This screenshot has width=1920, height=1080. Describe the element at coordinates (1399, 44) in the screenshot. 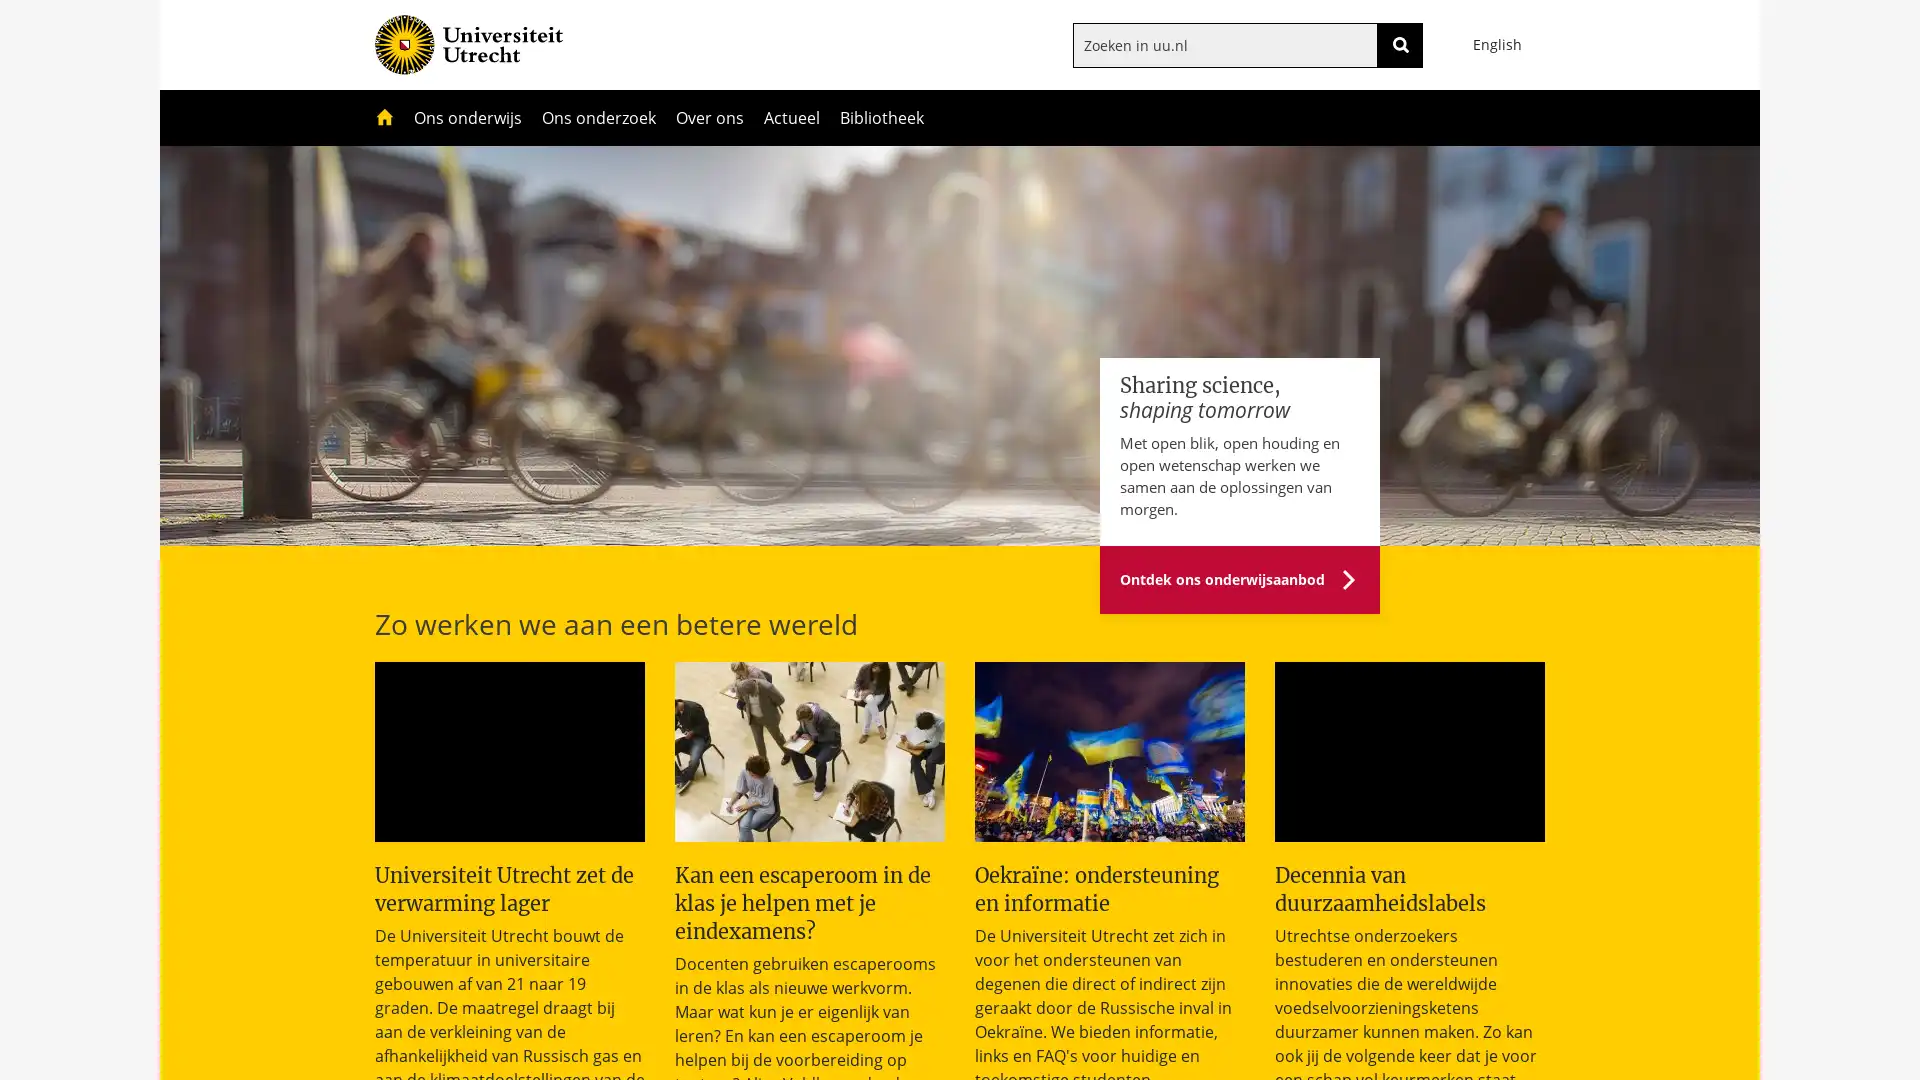

I see `ZOEKEN` at that location.